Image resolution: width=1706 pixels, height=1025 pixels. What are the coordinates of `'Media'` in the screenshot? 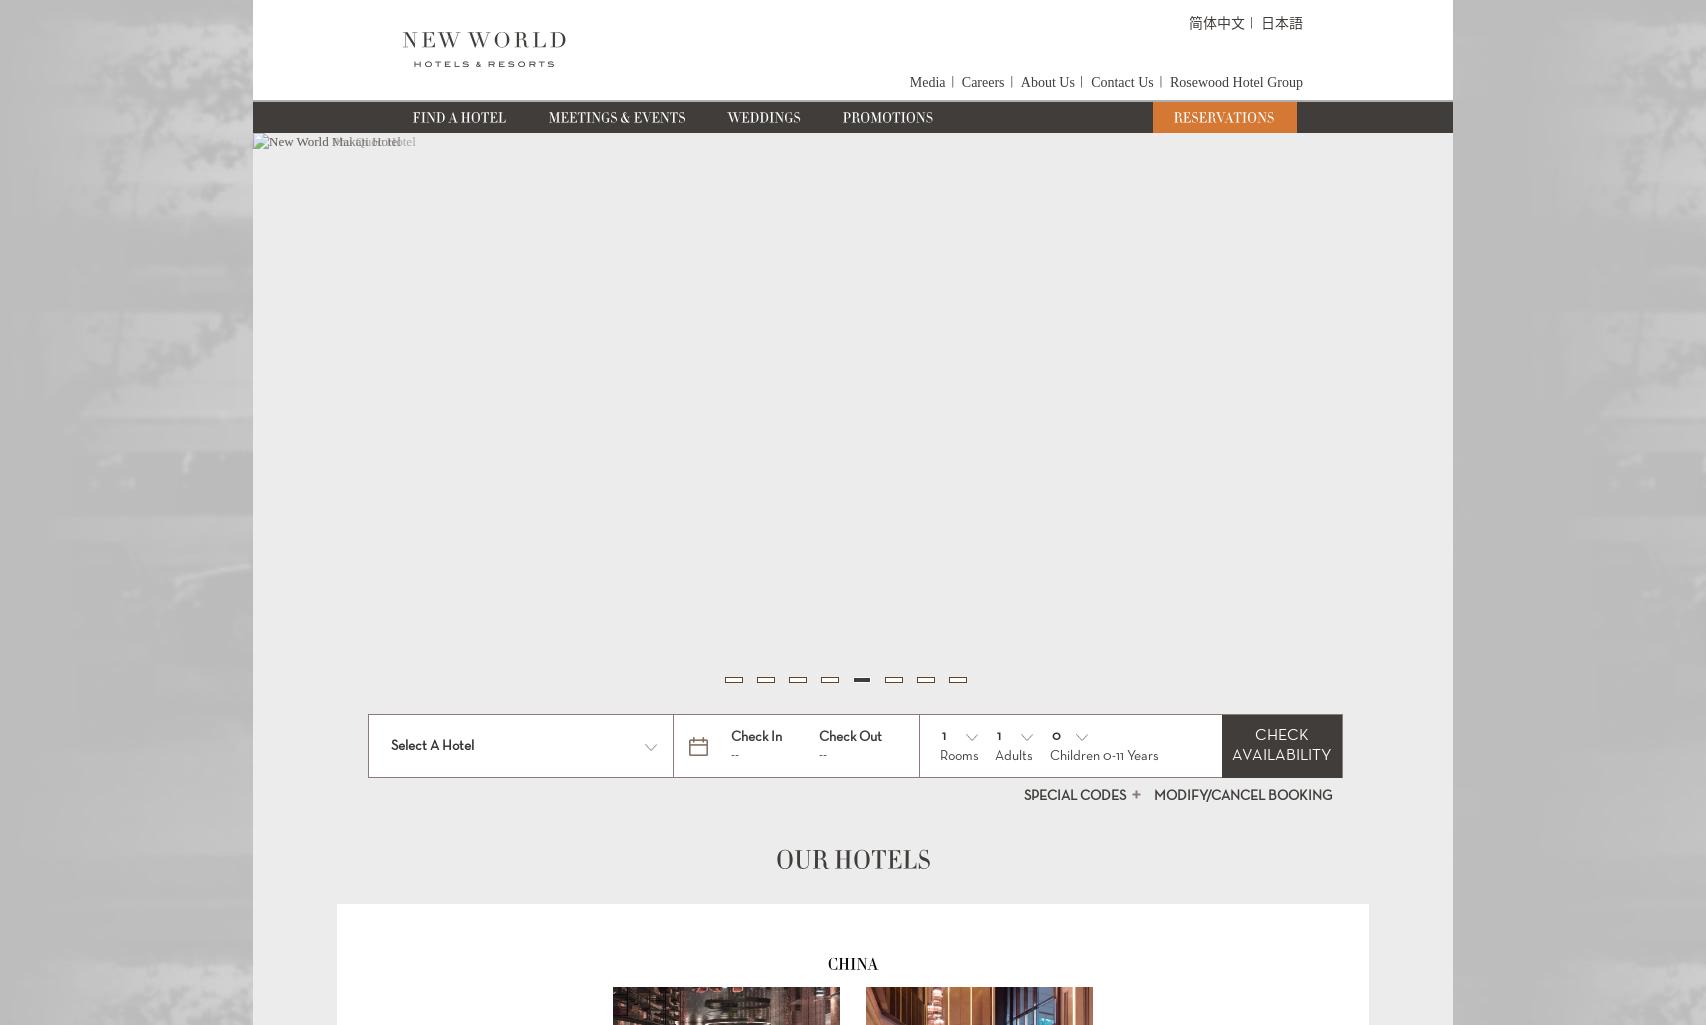 It's located at (927, 81).